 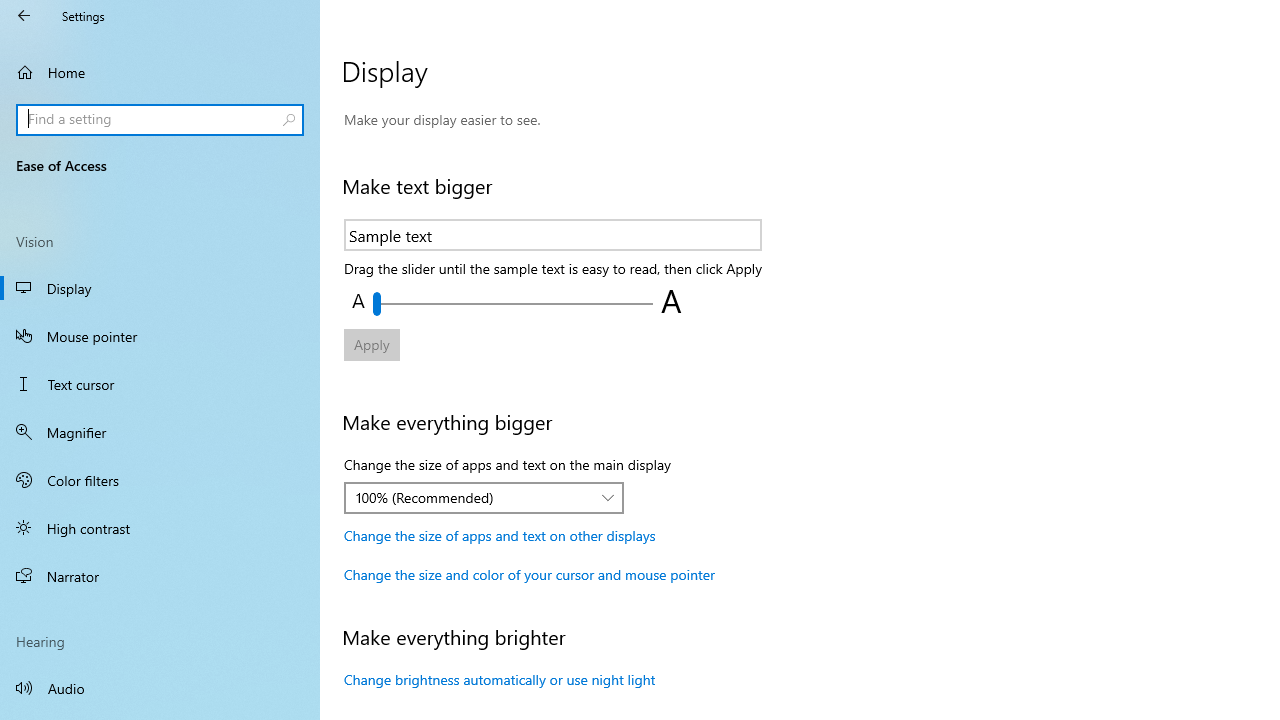 I want to click on '100% (Recommended)', so click(x=472, y=496).